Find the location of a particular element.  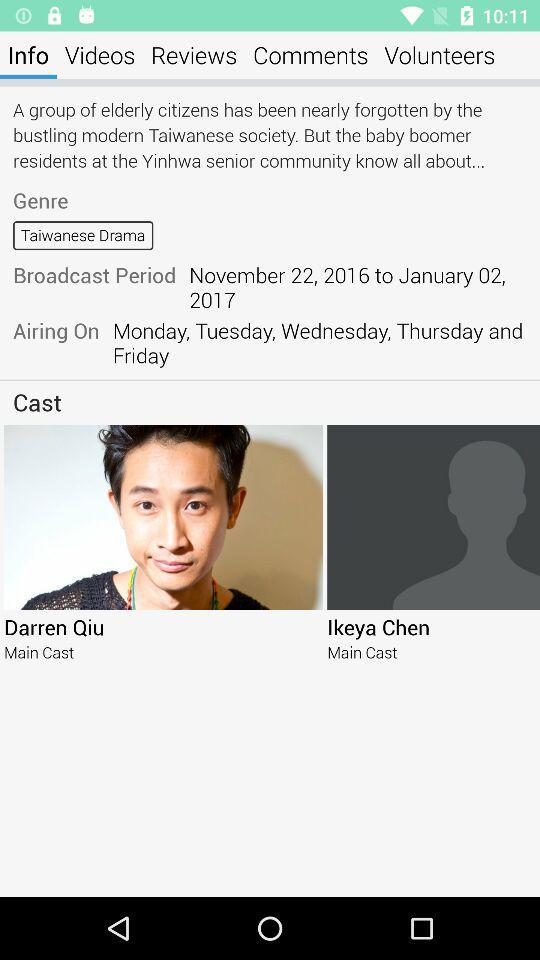

the videos icon is located at coordinates (99, 54).